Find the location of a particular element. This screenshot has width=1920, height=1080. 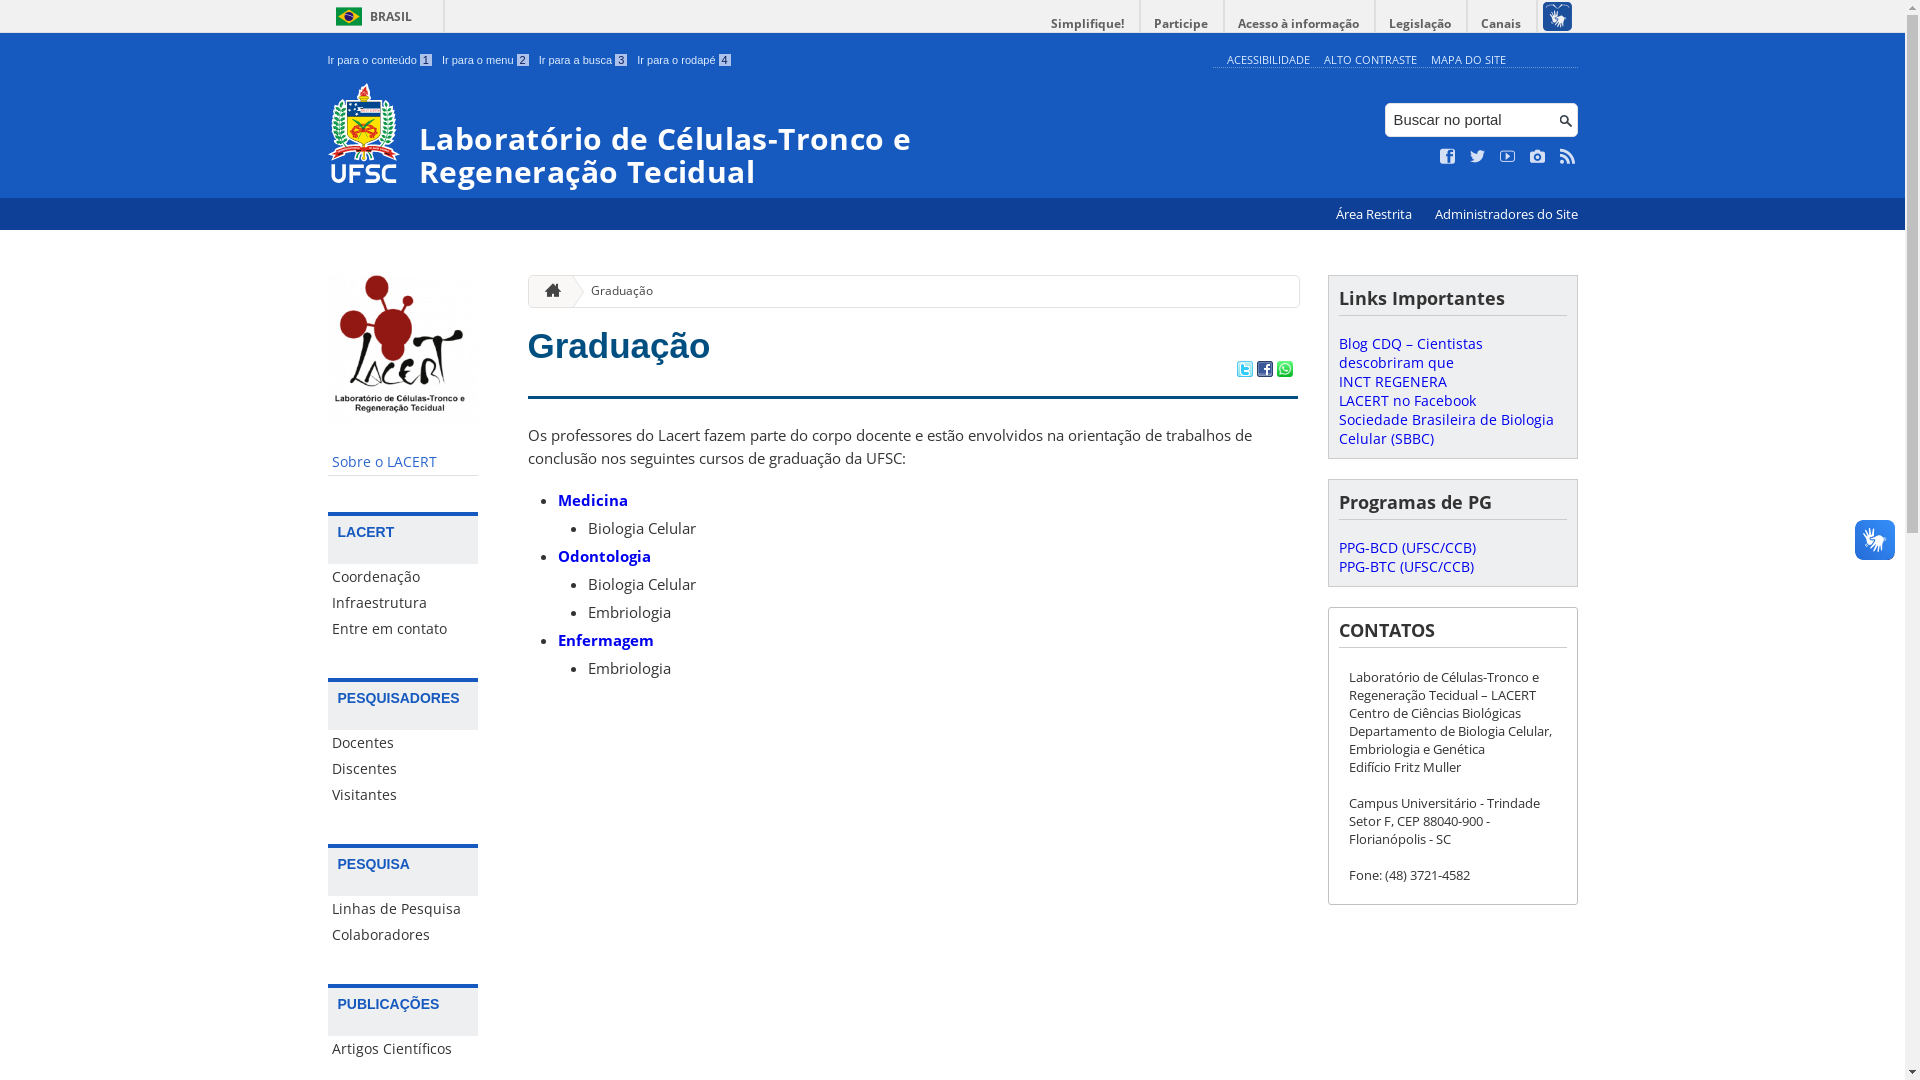

'Ir para o menu 2' is located at coordinates (440, 59).